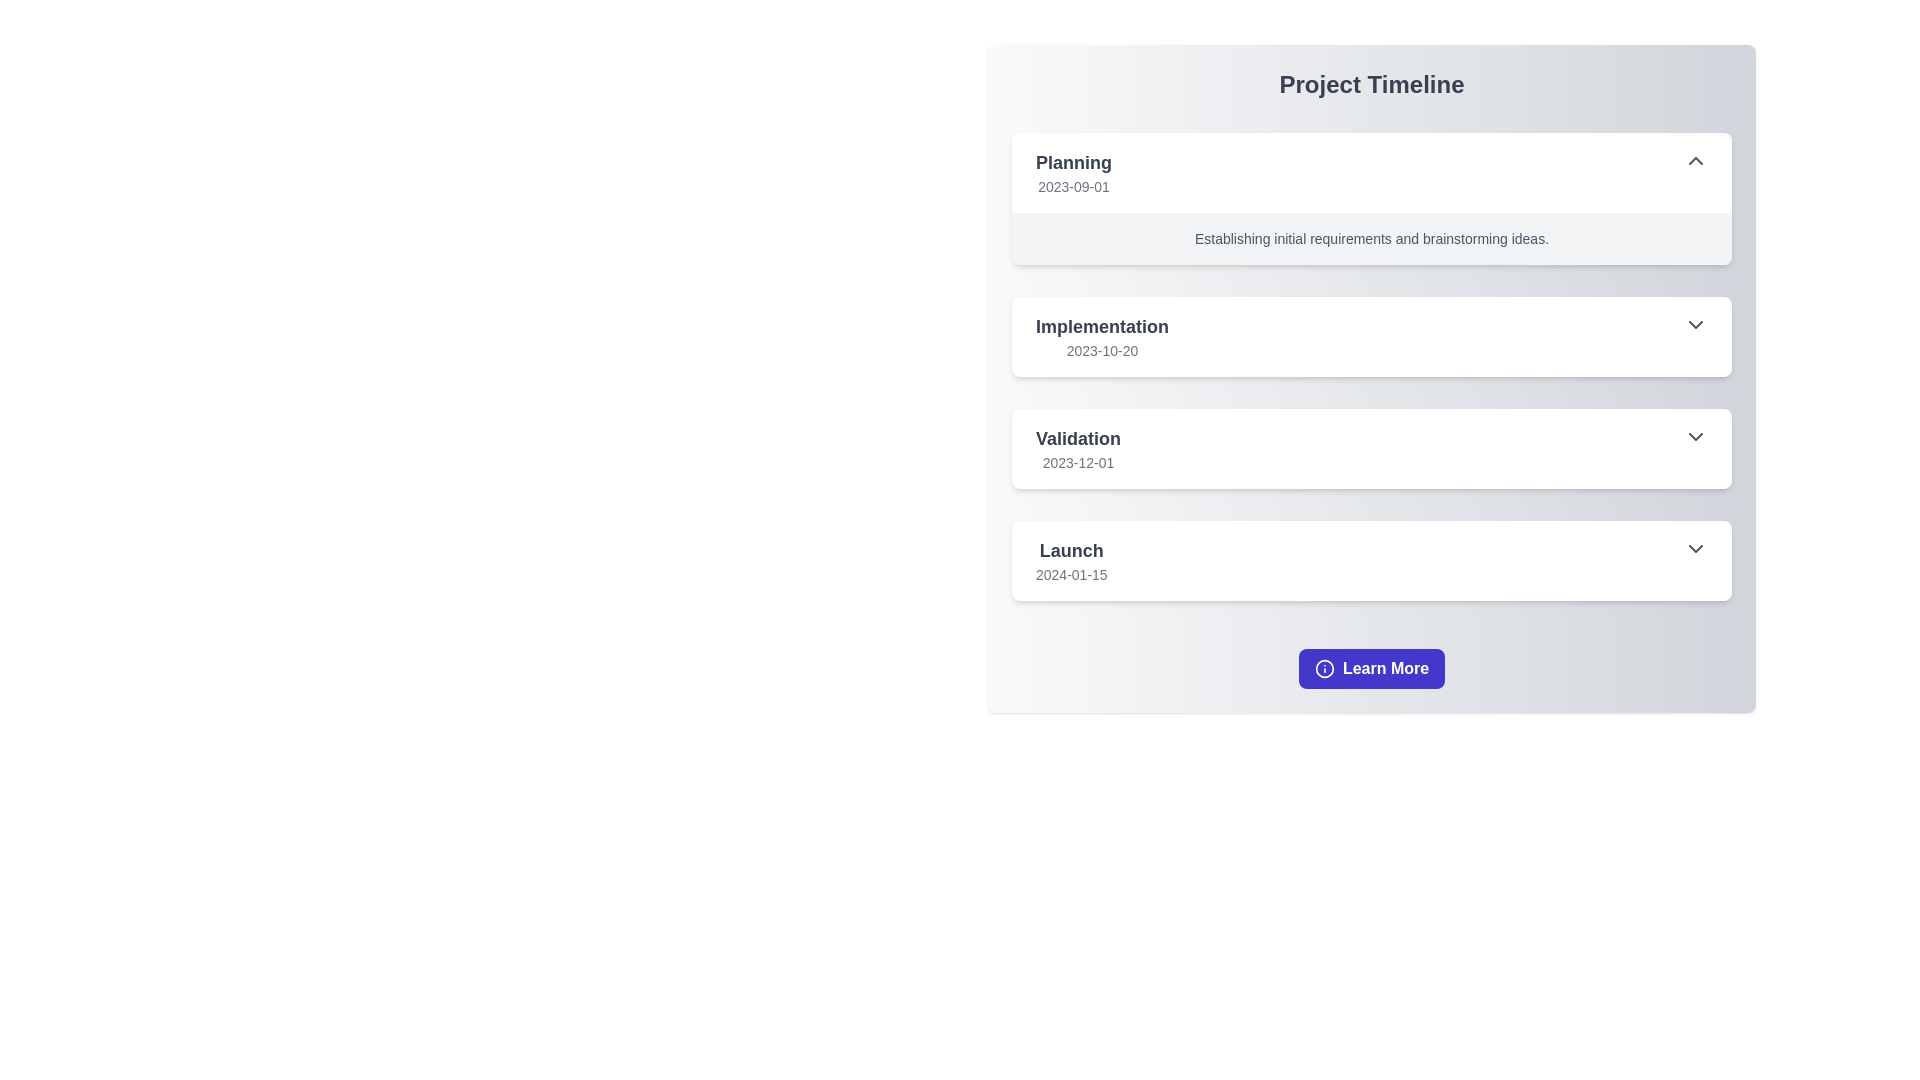 Image resolution: width=1920 pixels, height=1080 pixels. What do you see at coordinates (1371, 238) in the screenshot?
I see `the textual description that reads 'Establishing initial requirements and brainstorming ideas.' located in the 'Planning' section under the 'Project Timeline' header` at bounding box center [1371, 238].